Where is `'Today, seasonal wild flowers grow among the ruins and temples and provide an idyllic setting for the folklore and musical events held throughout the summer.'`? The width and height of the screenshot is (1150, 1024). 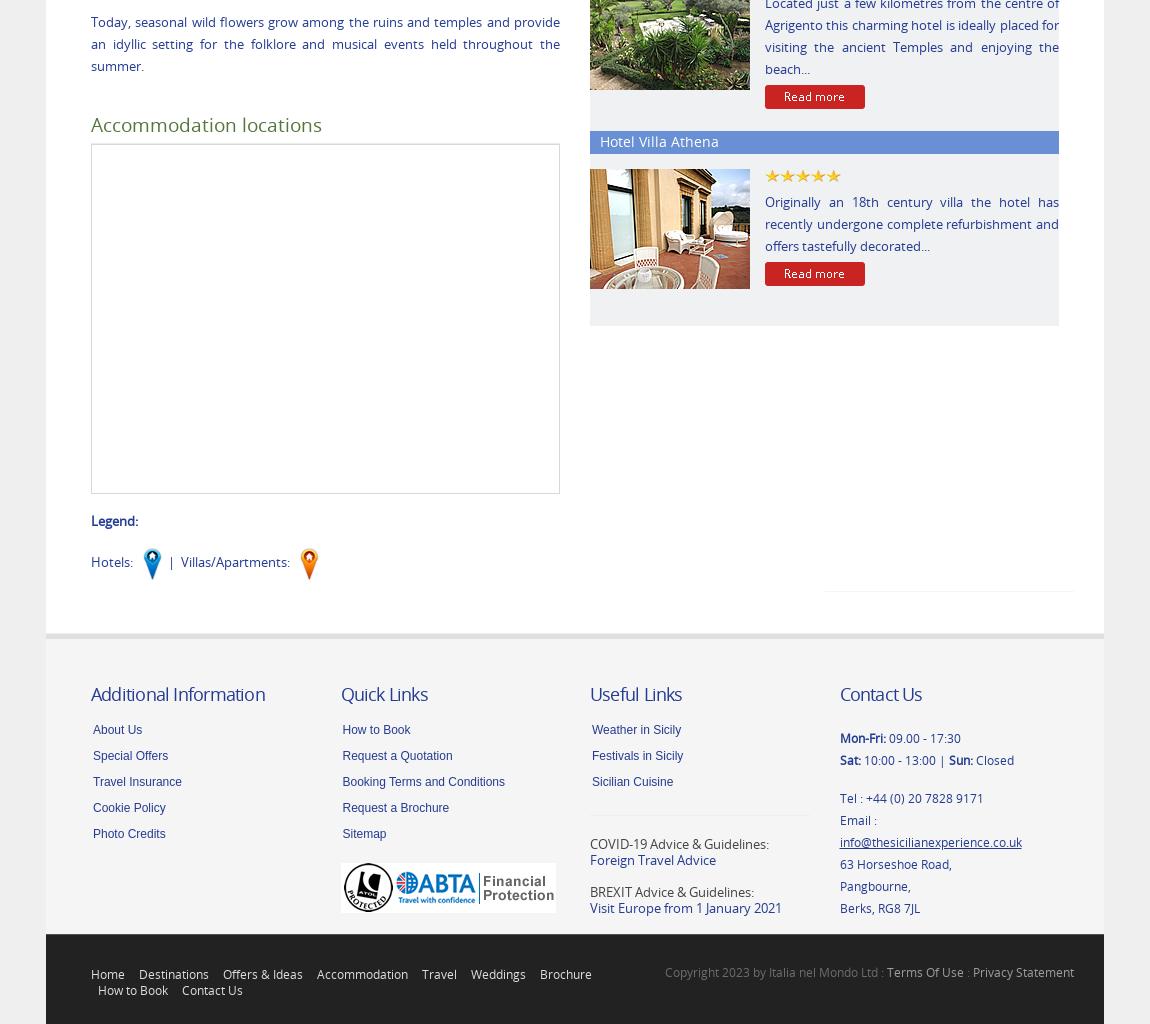
'Today, seasonal wild flowers grow among the ruins and temples and provide an idyllic setting for the folklore and musical events held throughout the summer.' is located at coordinates (325, 43).